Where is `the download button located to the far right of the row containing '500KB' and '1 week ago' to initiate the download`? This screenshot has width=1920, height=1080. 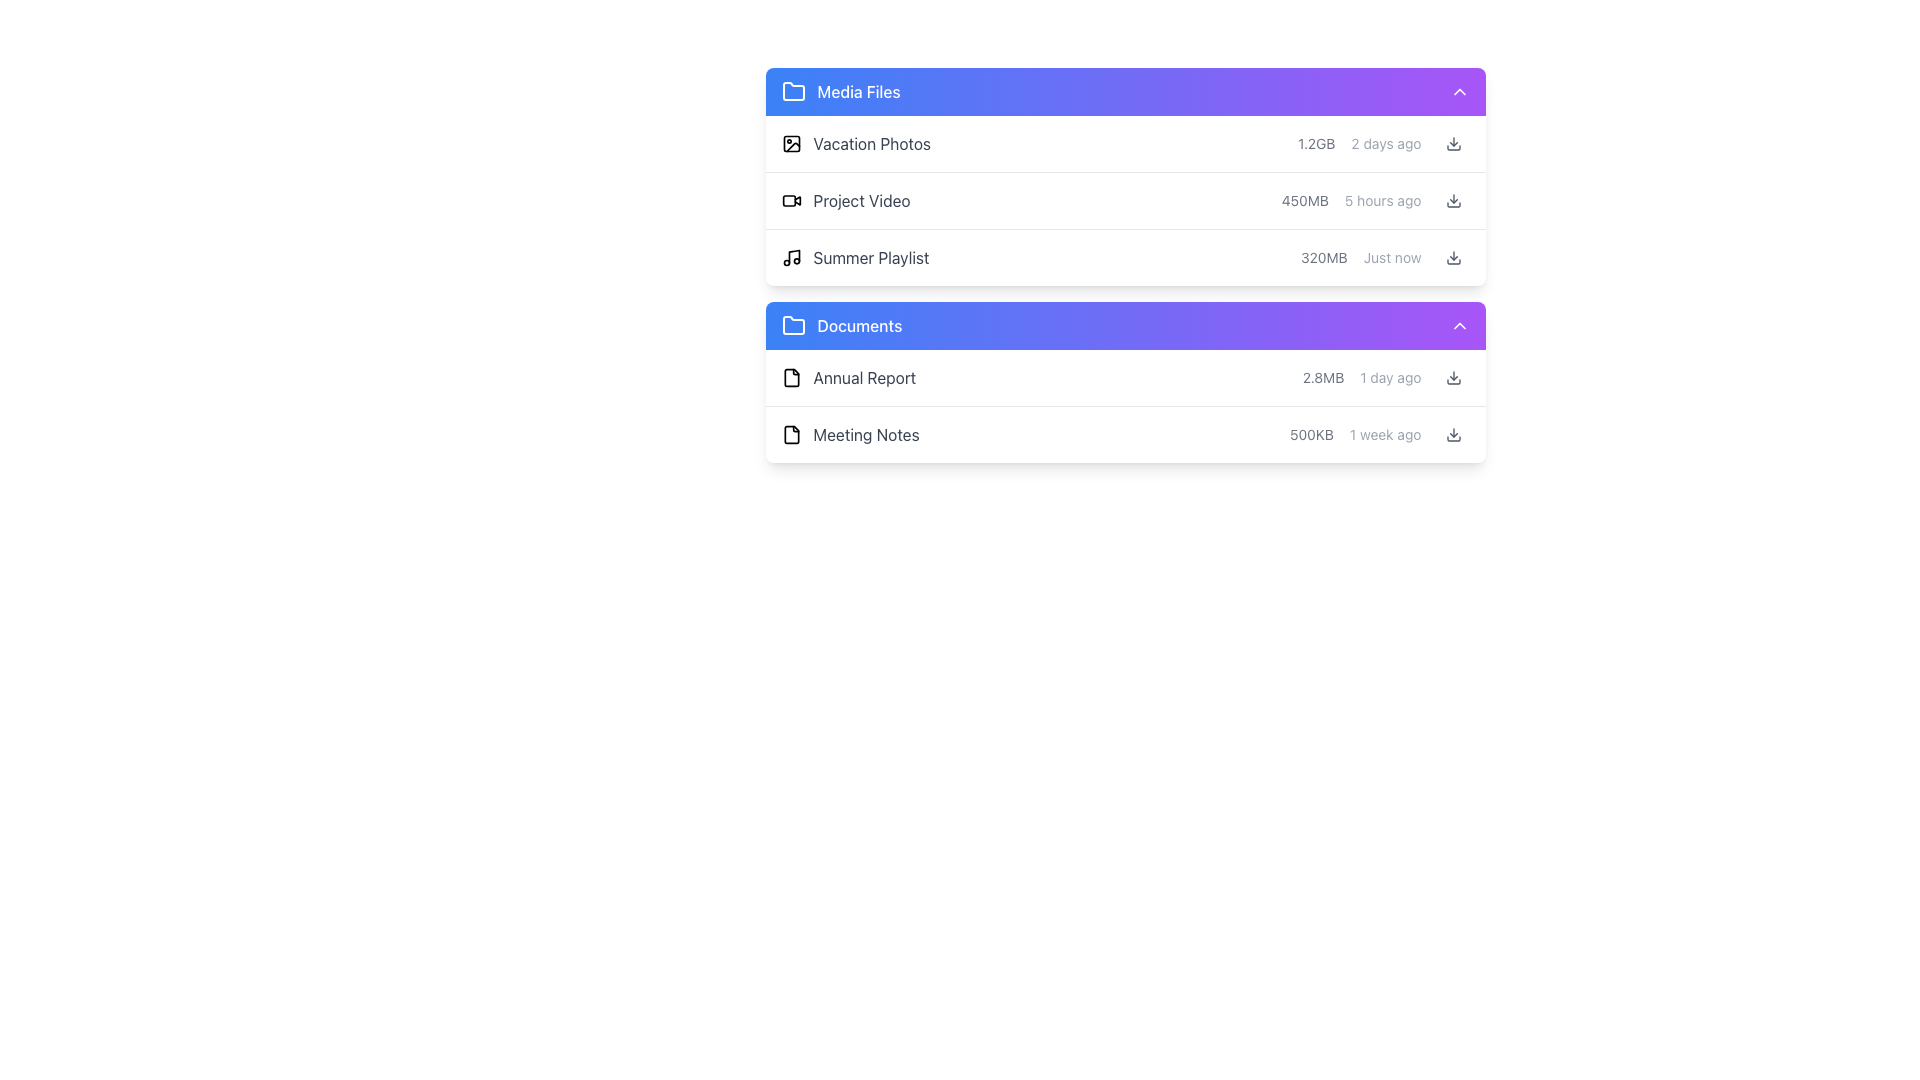
the download button located to the far right of the row containing '500KB' and '1 week ago' to initiate the download is located at coordinates (1453, 434).